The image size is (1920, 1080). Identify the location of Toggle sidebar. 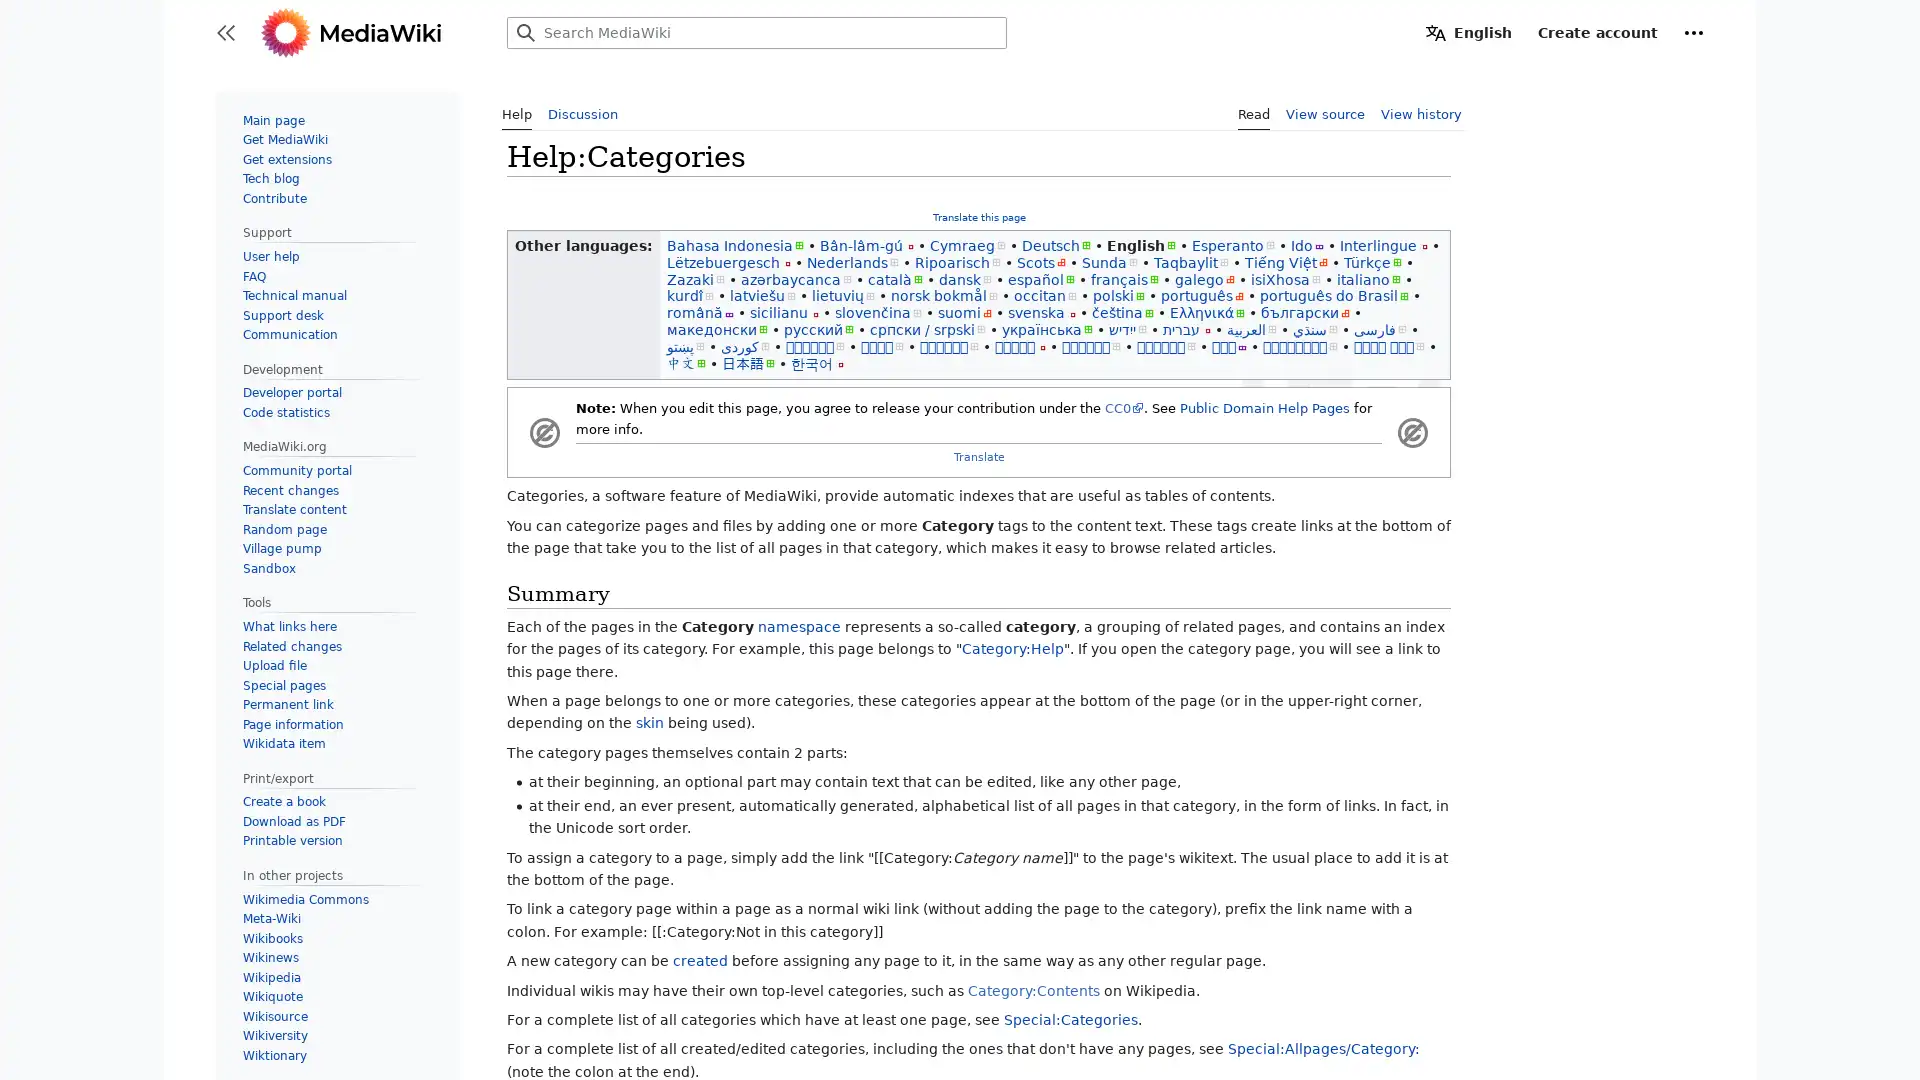
(225, 33).